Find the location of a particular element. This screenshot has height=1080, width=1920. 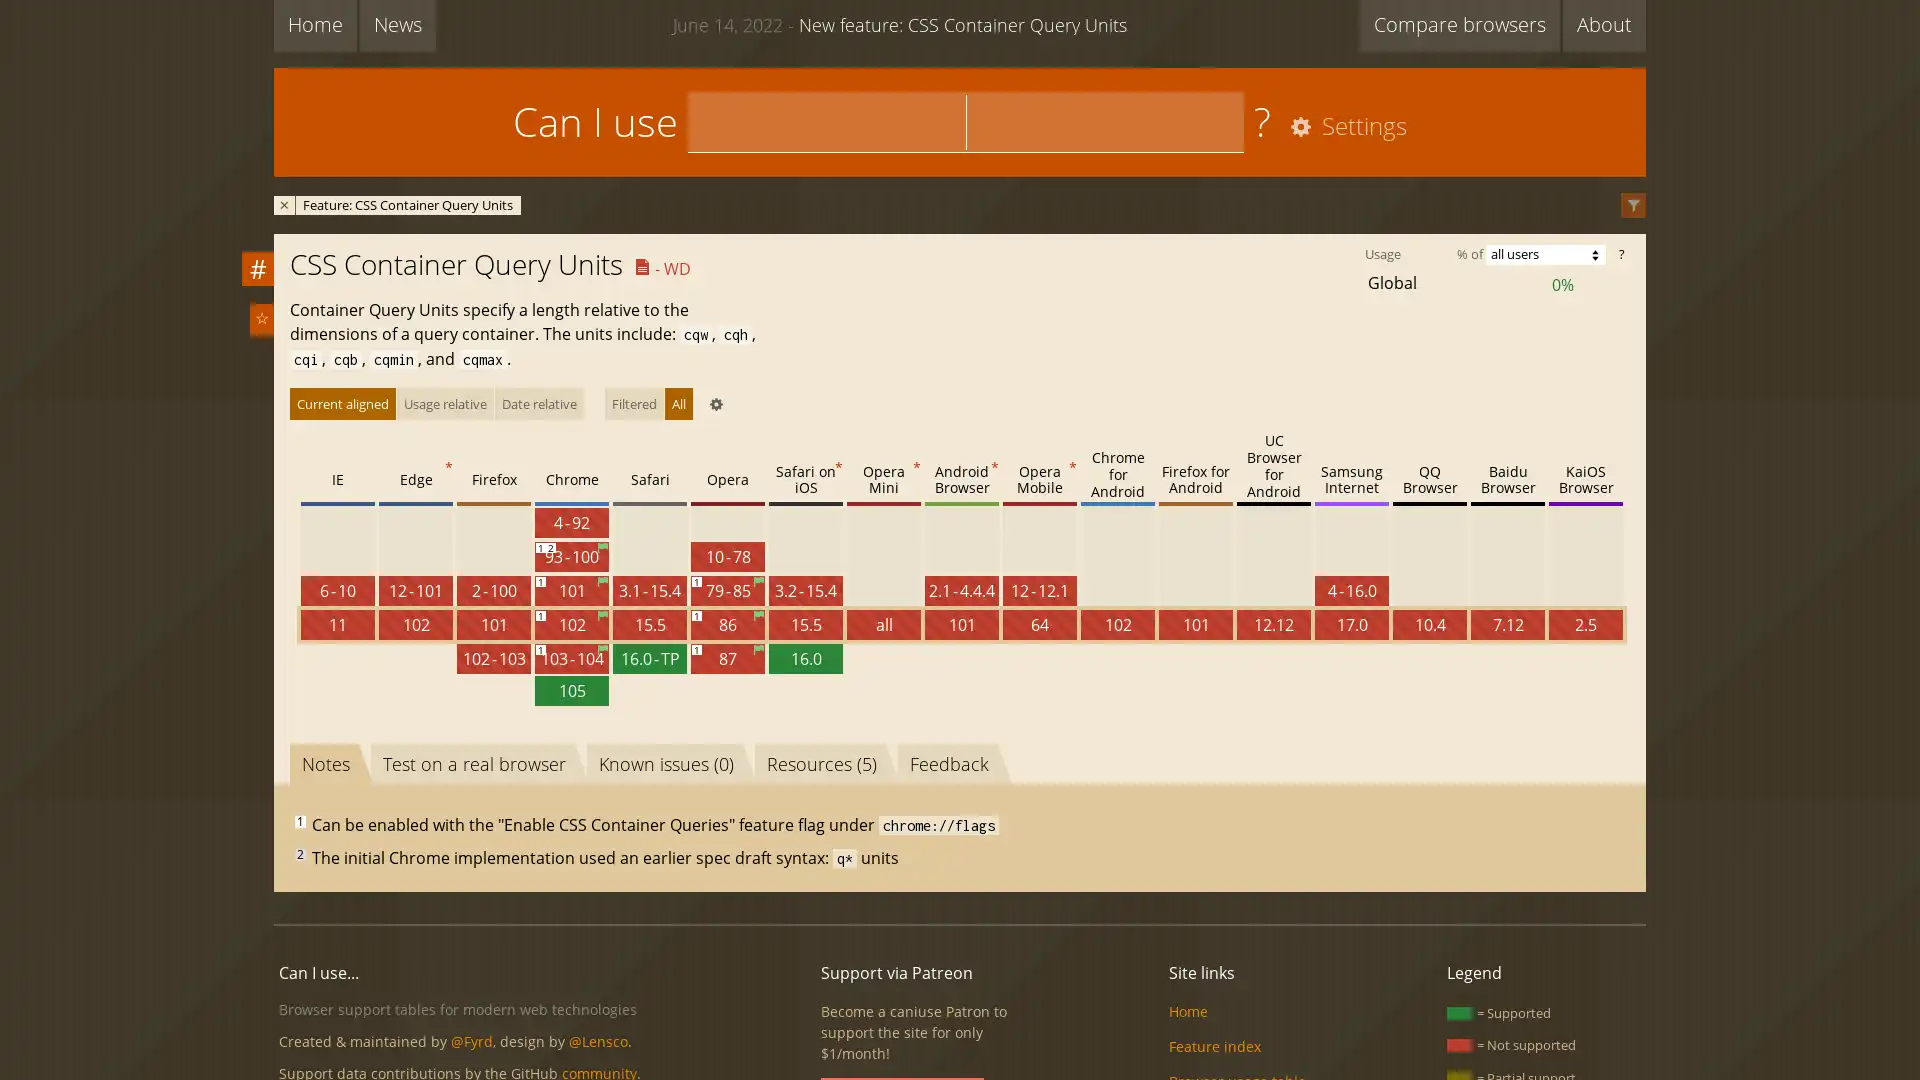

Filter is located at coordinates (1633, 205).